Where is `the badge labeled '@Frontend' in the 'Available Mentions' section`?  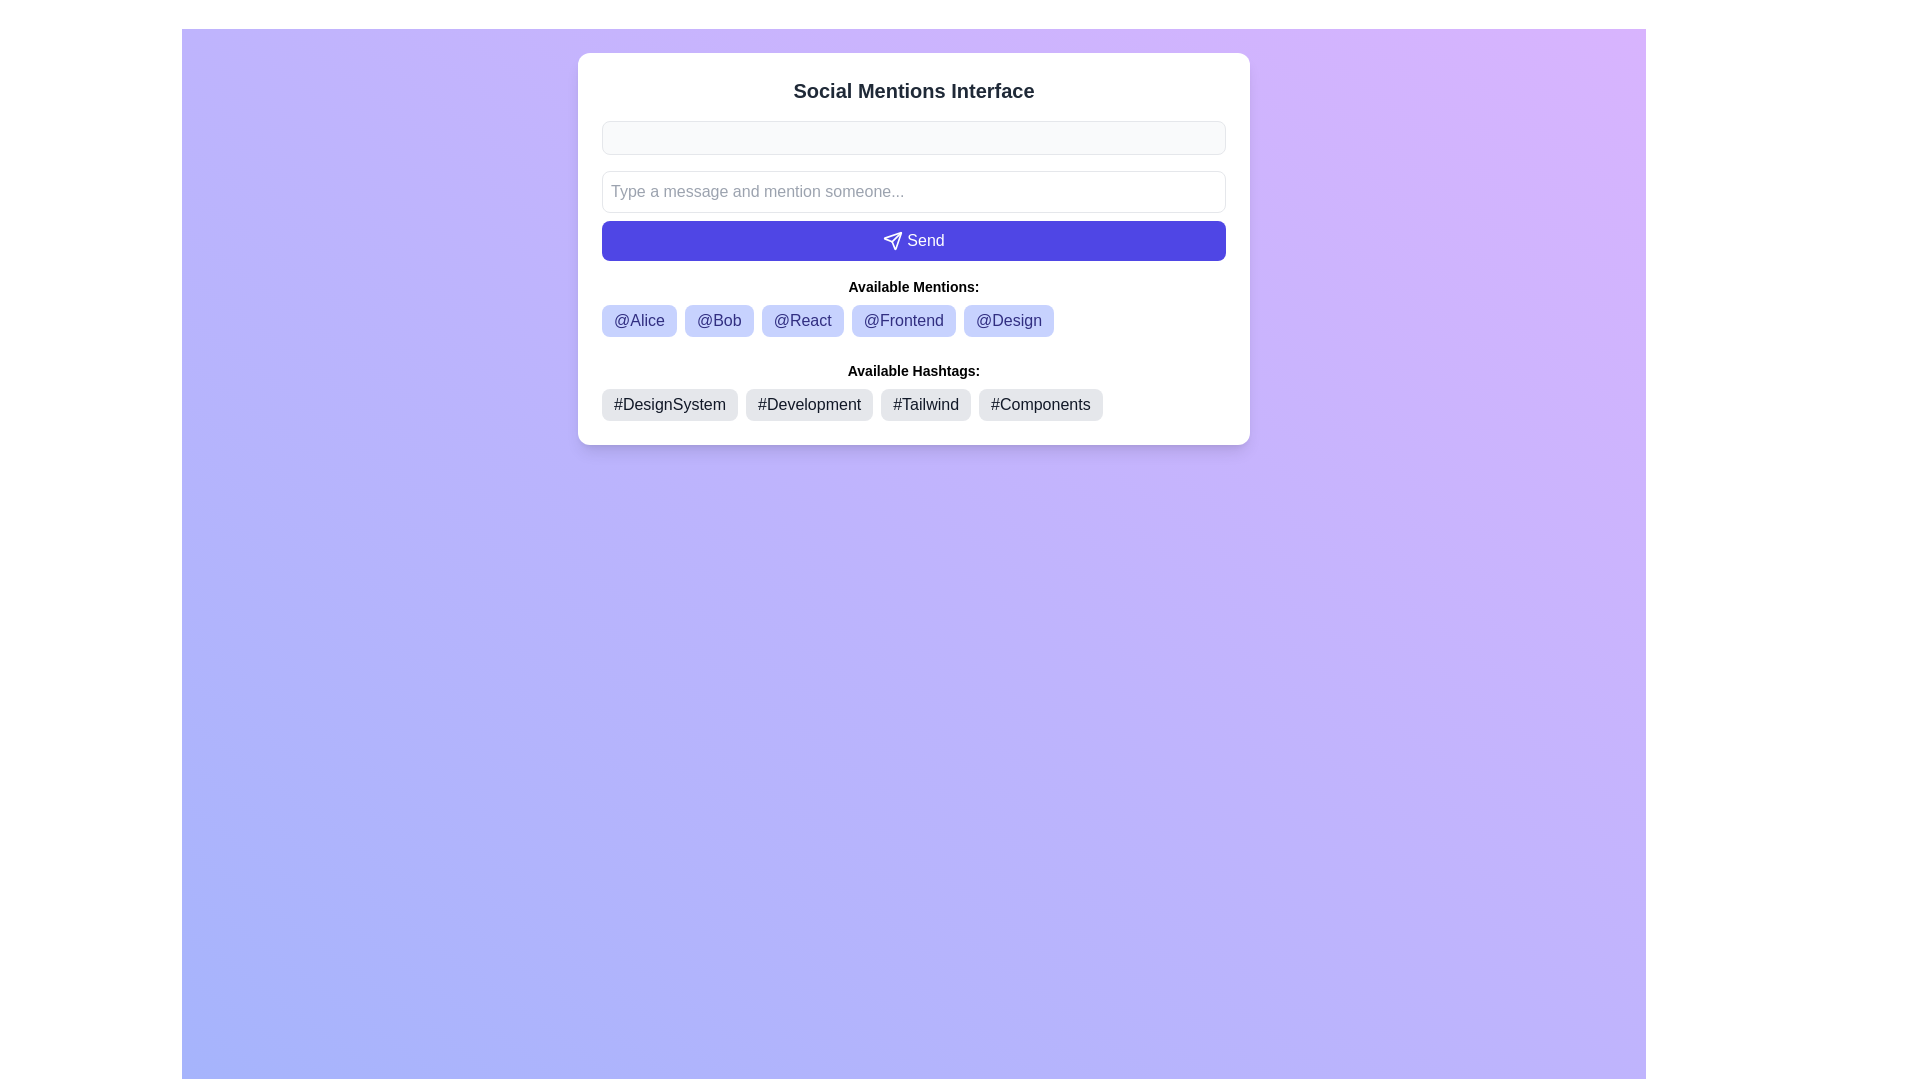 the badge labeled '@Frontend' in the 'Available Mentions' section is located at coordinates (902, 319).